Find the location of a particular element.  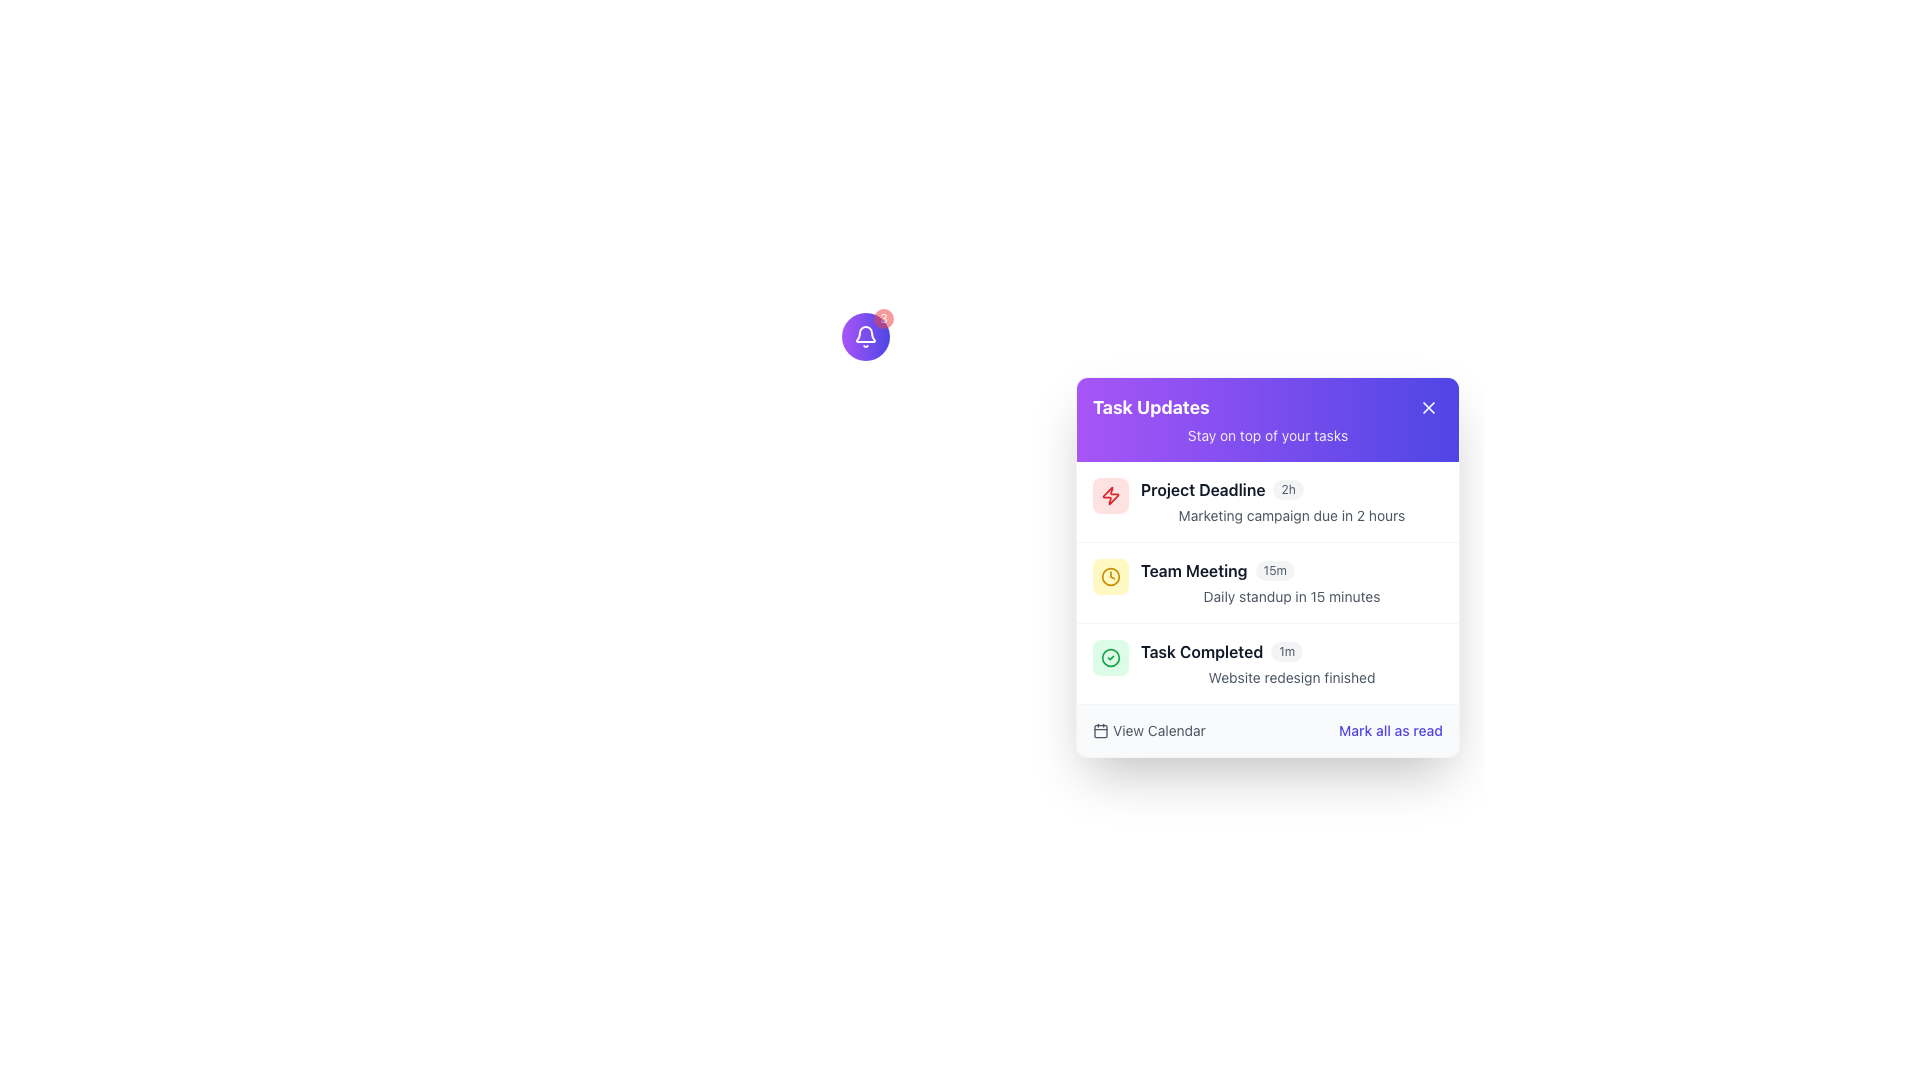

the Circle element representing the boundary of a confirmation icon within the SVG graphic in the notification panel is located at coordinates (1109, 658).